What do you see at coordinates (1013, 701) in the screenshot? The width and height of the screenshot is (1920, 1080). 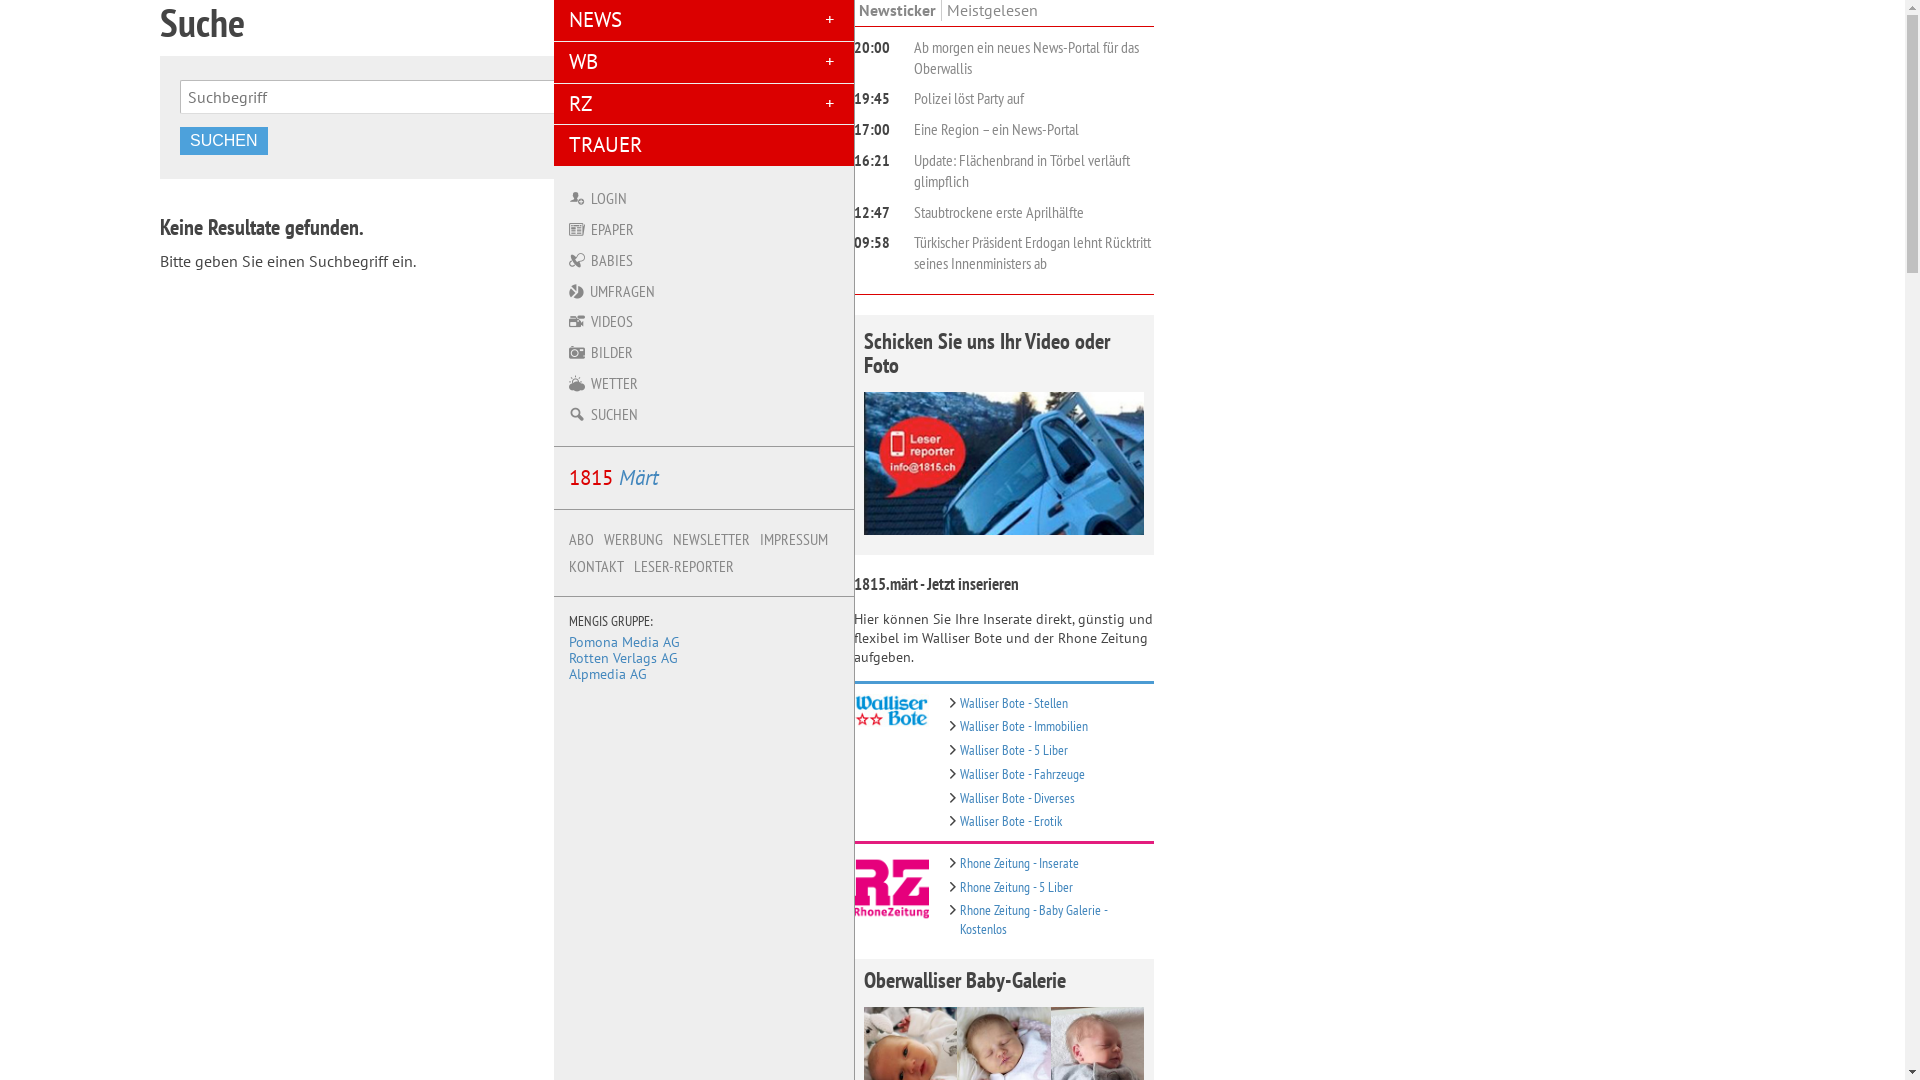 I see `'Walliser Bote - Stellen'` at bounding box center [1013, 701].